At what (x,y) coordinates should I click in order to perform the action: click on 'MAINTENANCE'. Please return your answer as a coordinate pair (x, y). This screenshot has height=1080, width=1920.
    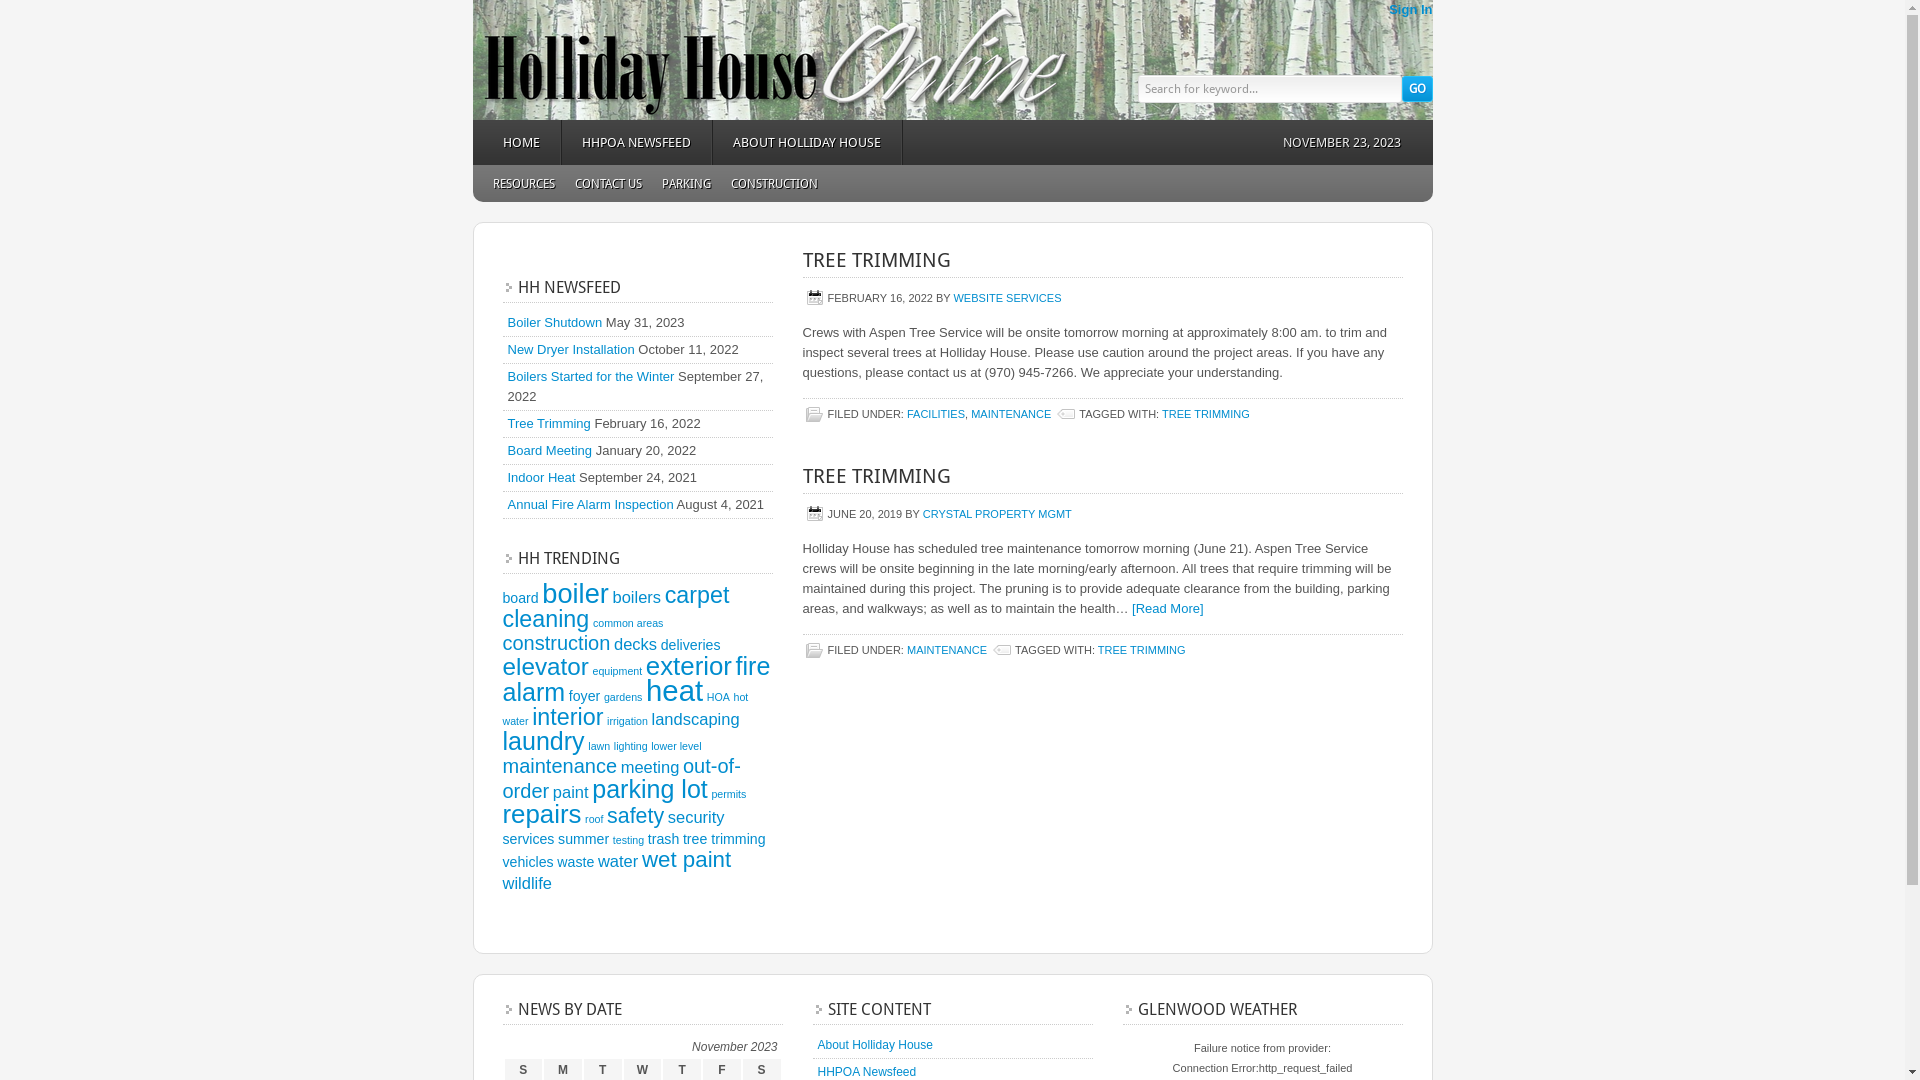
    Looking at the image, I should click on (945, 650).